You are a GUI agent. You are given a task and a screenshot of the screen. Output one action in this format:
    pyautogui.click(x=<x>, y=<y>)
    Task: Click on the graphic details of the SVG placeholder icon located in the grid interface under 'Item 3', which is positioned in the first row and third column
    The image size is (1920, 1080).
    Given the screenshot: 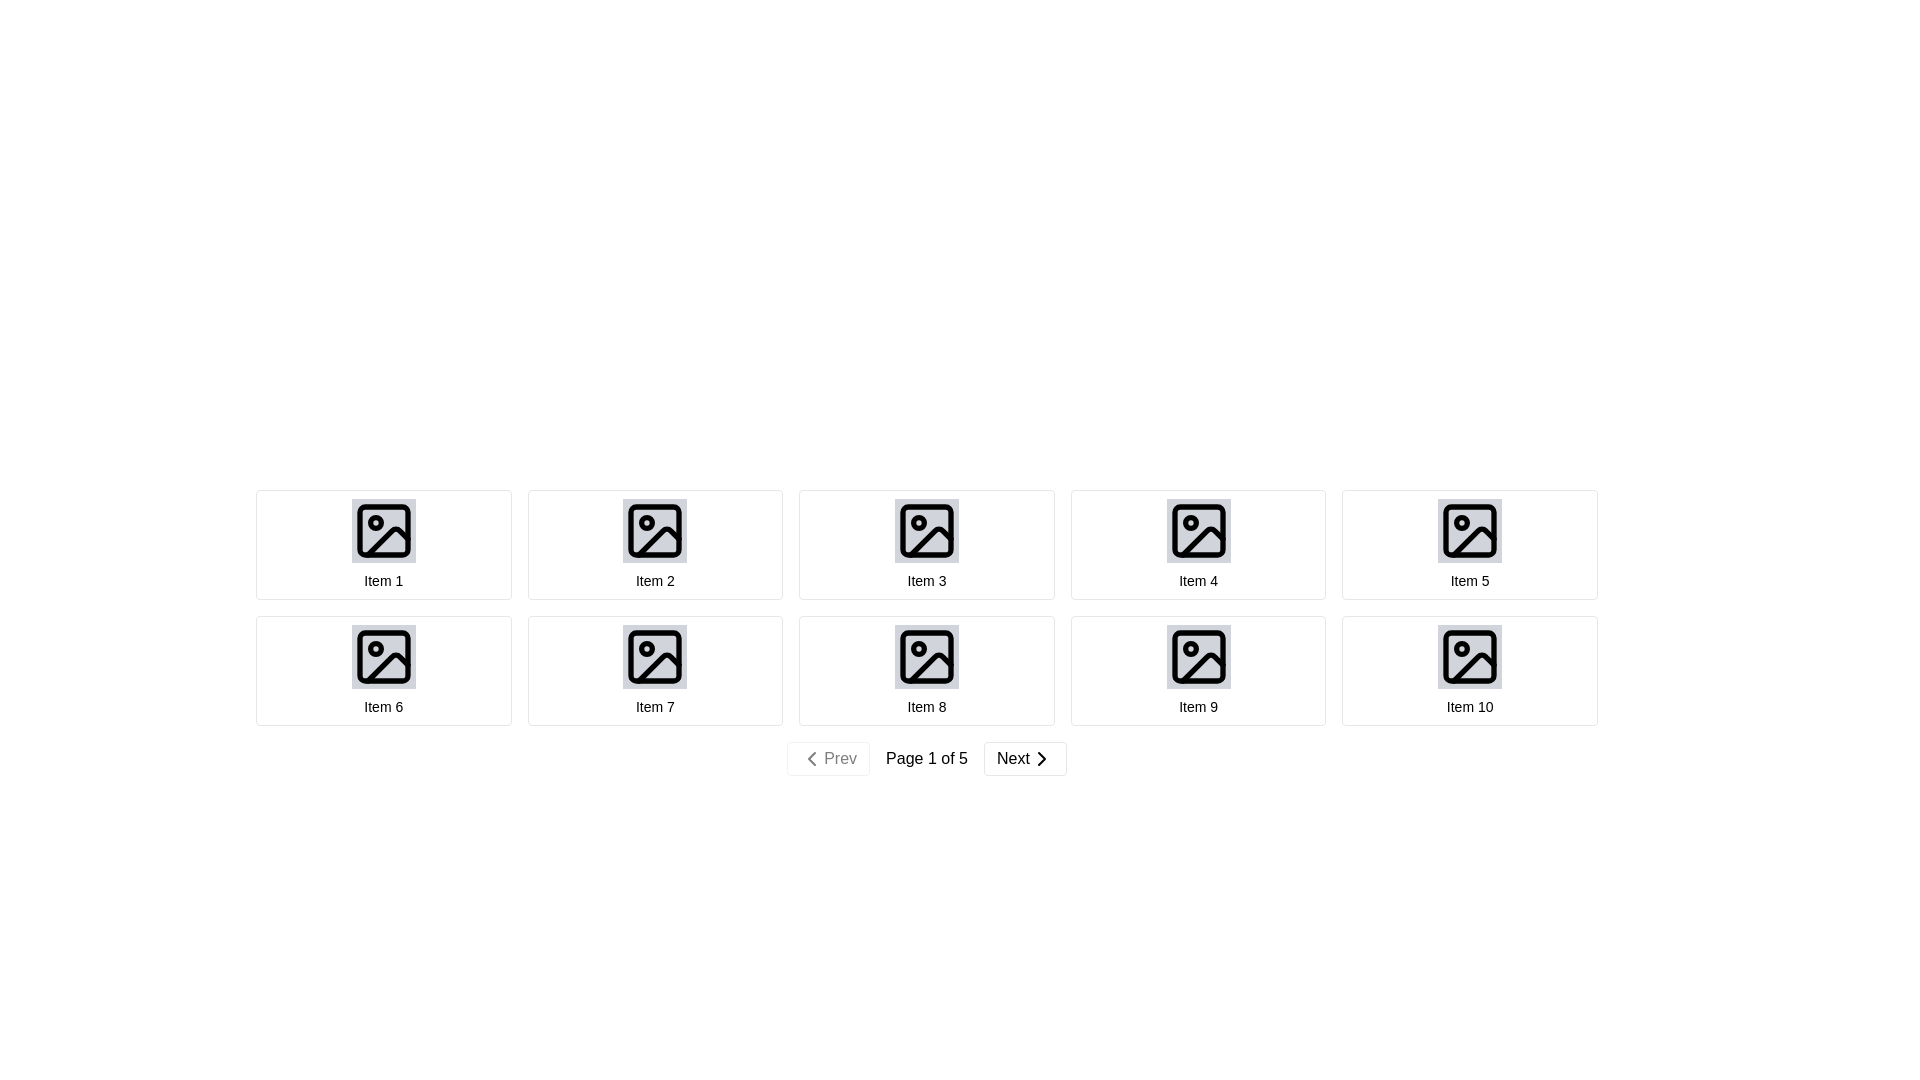 What is the action you would take?
    pyautogui.click(x=925, y=530)
    